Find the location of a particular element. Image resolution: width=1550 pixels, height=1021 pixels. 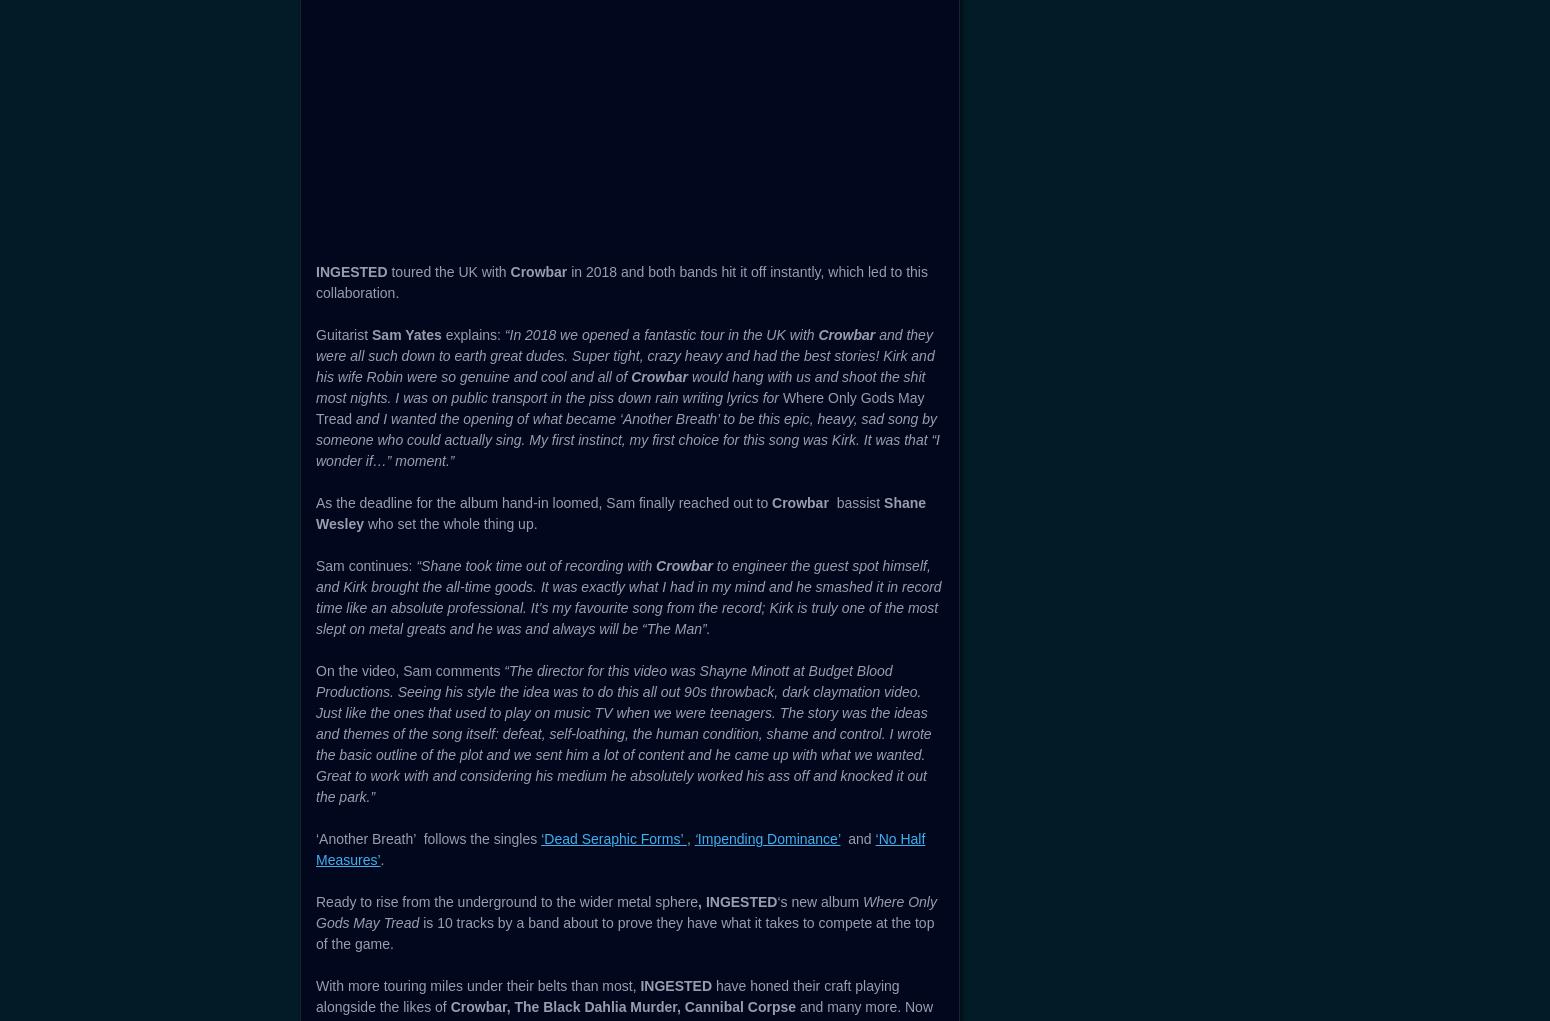

', along with a stunning animated music video. This is the fourth single taken from new album' is located at coordinates (621, 358).